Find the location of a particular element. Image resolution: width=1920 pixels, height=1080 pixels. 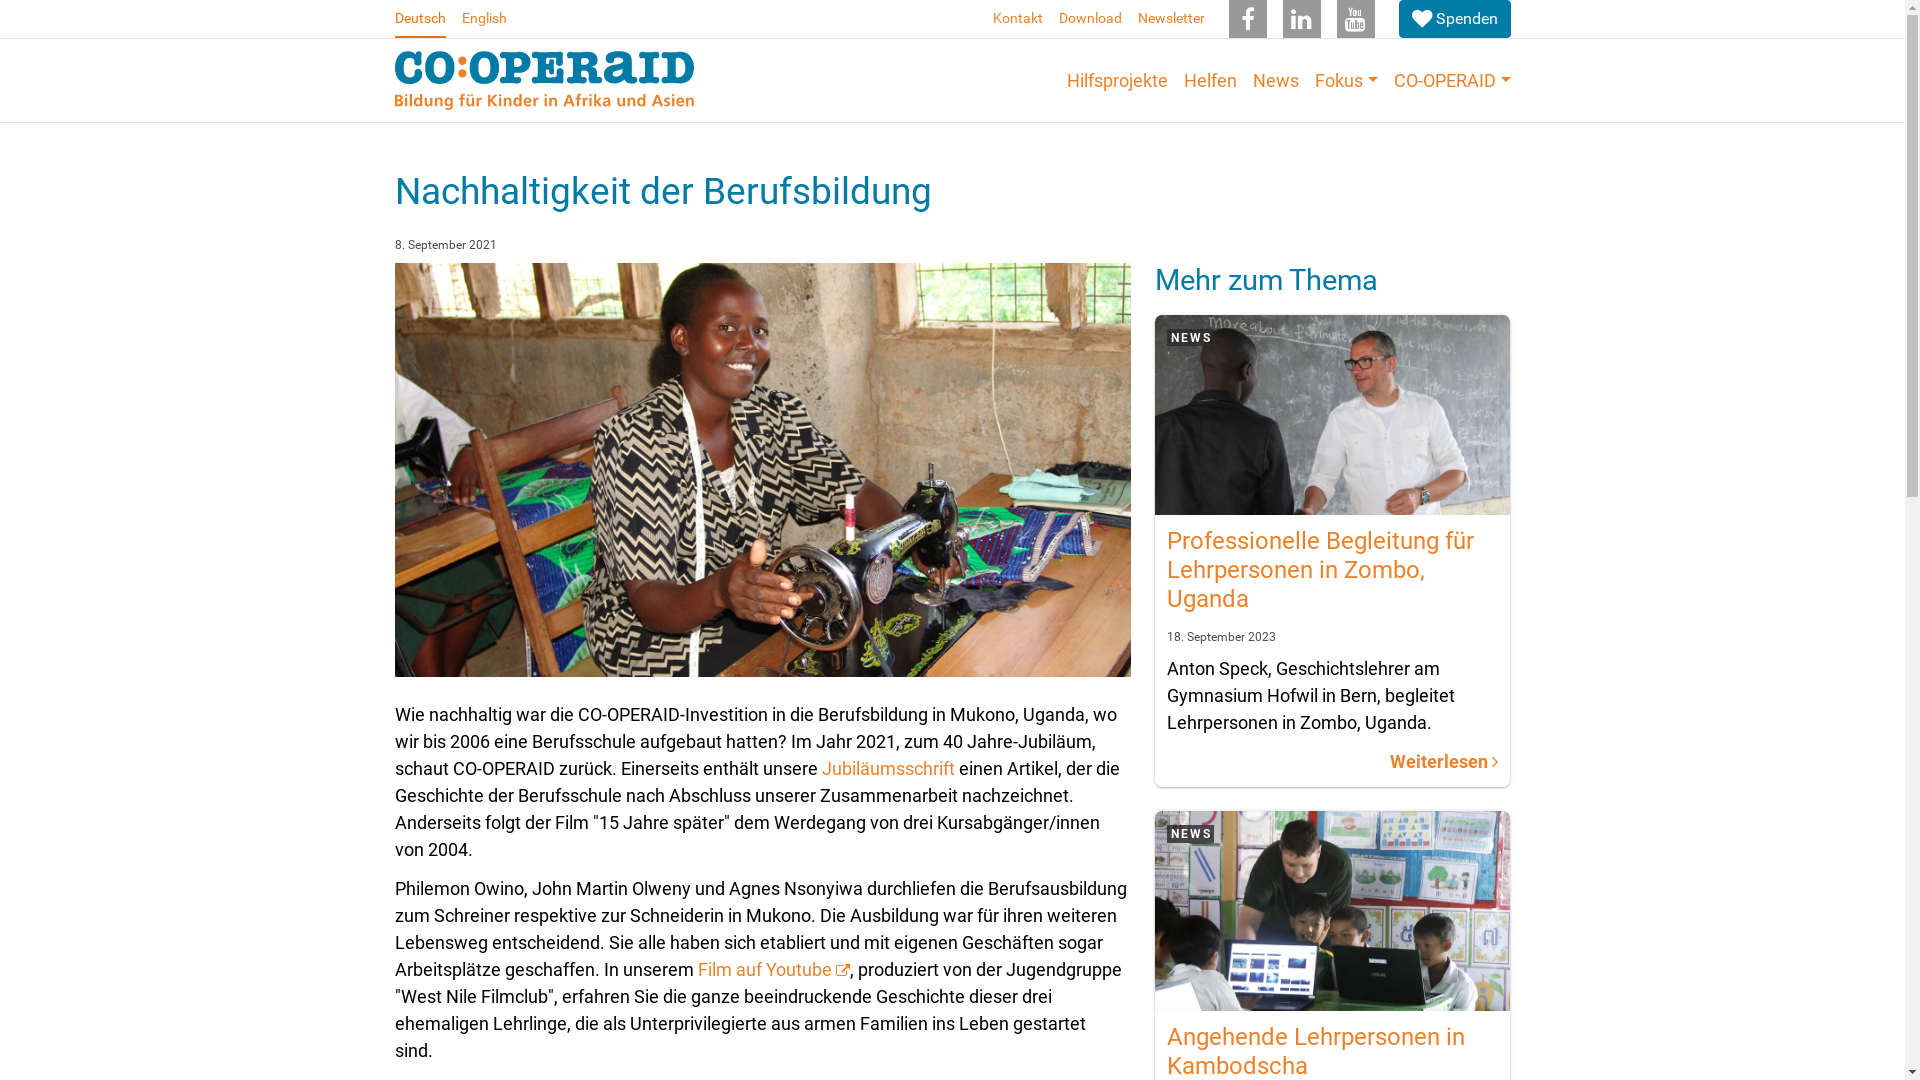

'Film auf Youtube' is located at coordinates (772, 968).